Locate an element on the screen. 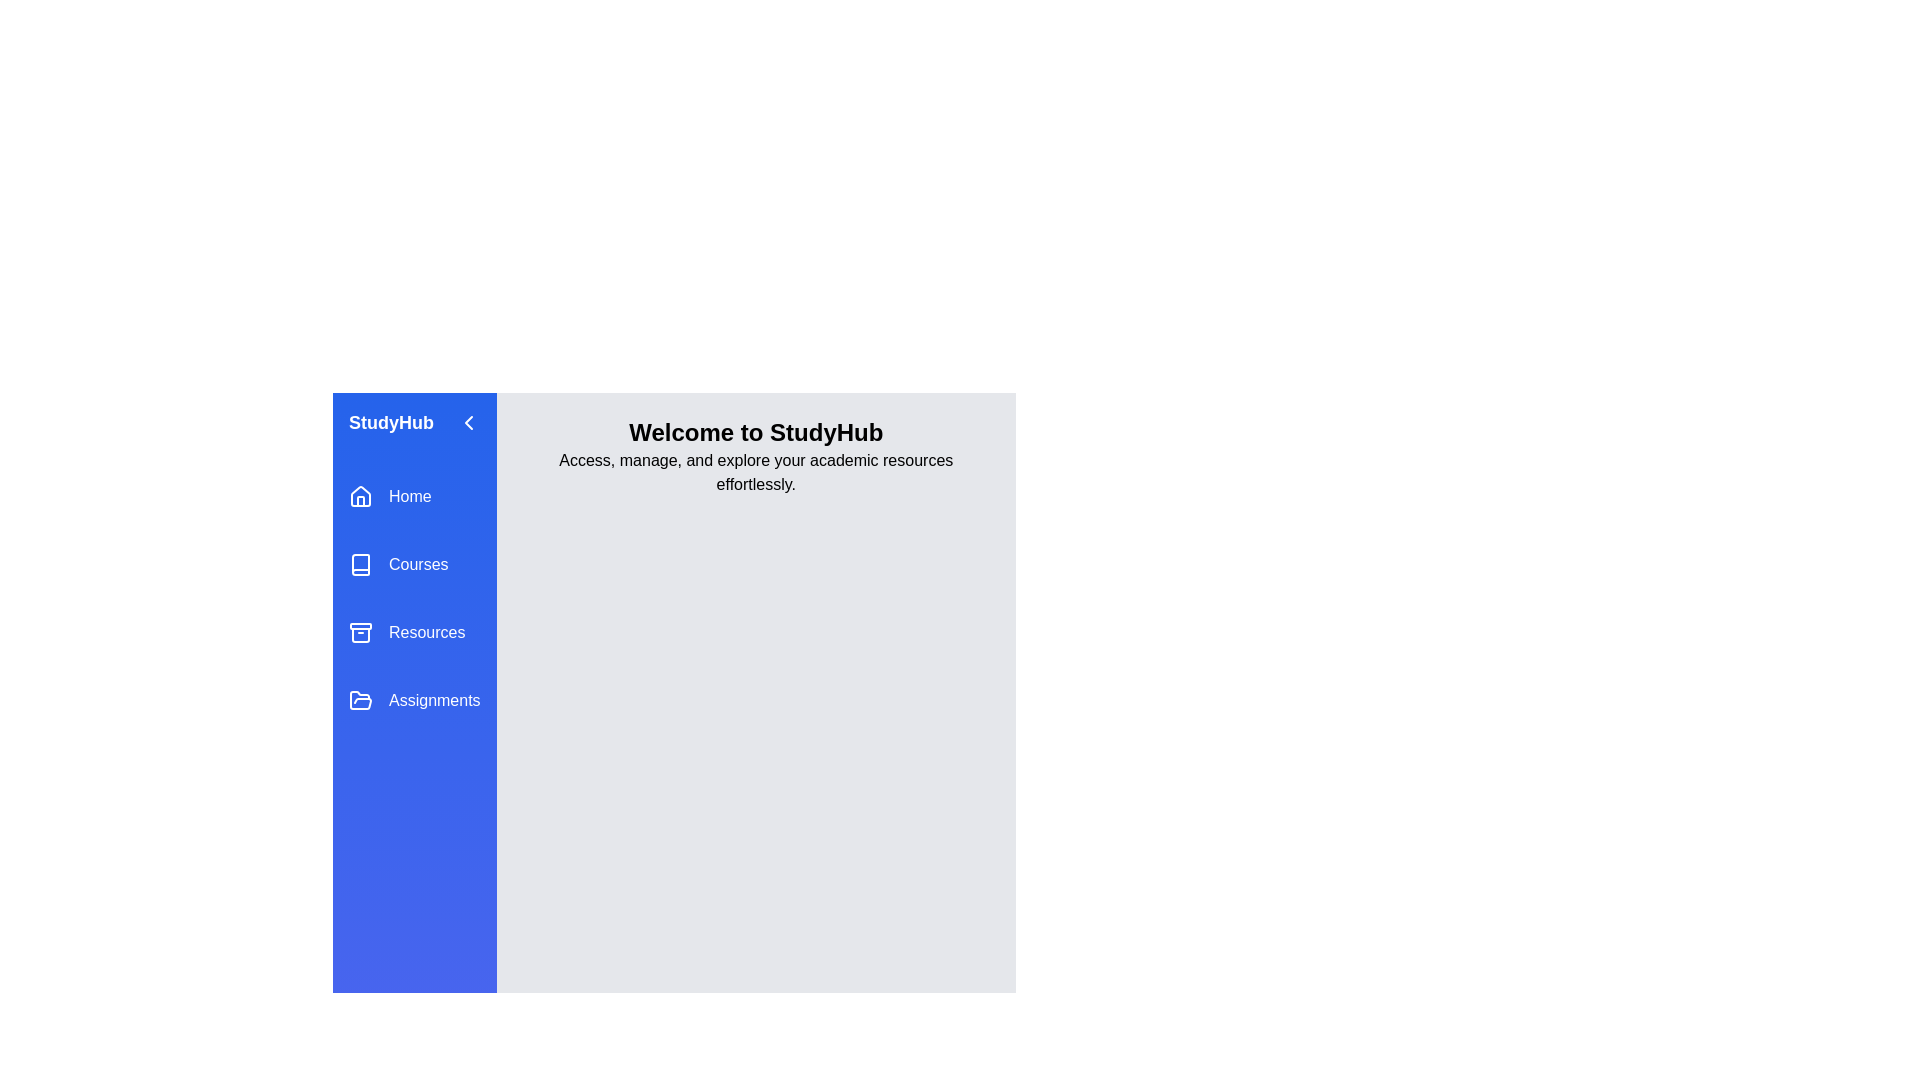  the menu item labeled Resources is located at coordinates (413, 632).